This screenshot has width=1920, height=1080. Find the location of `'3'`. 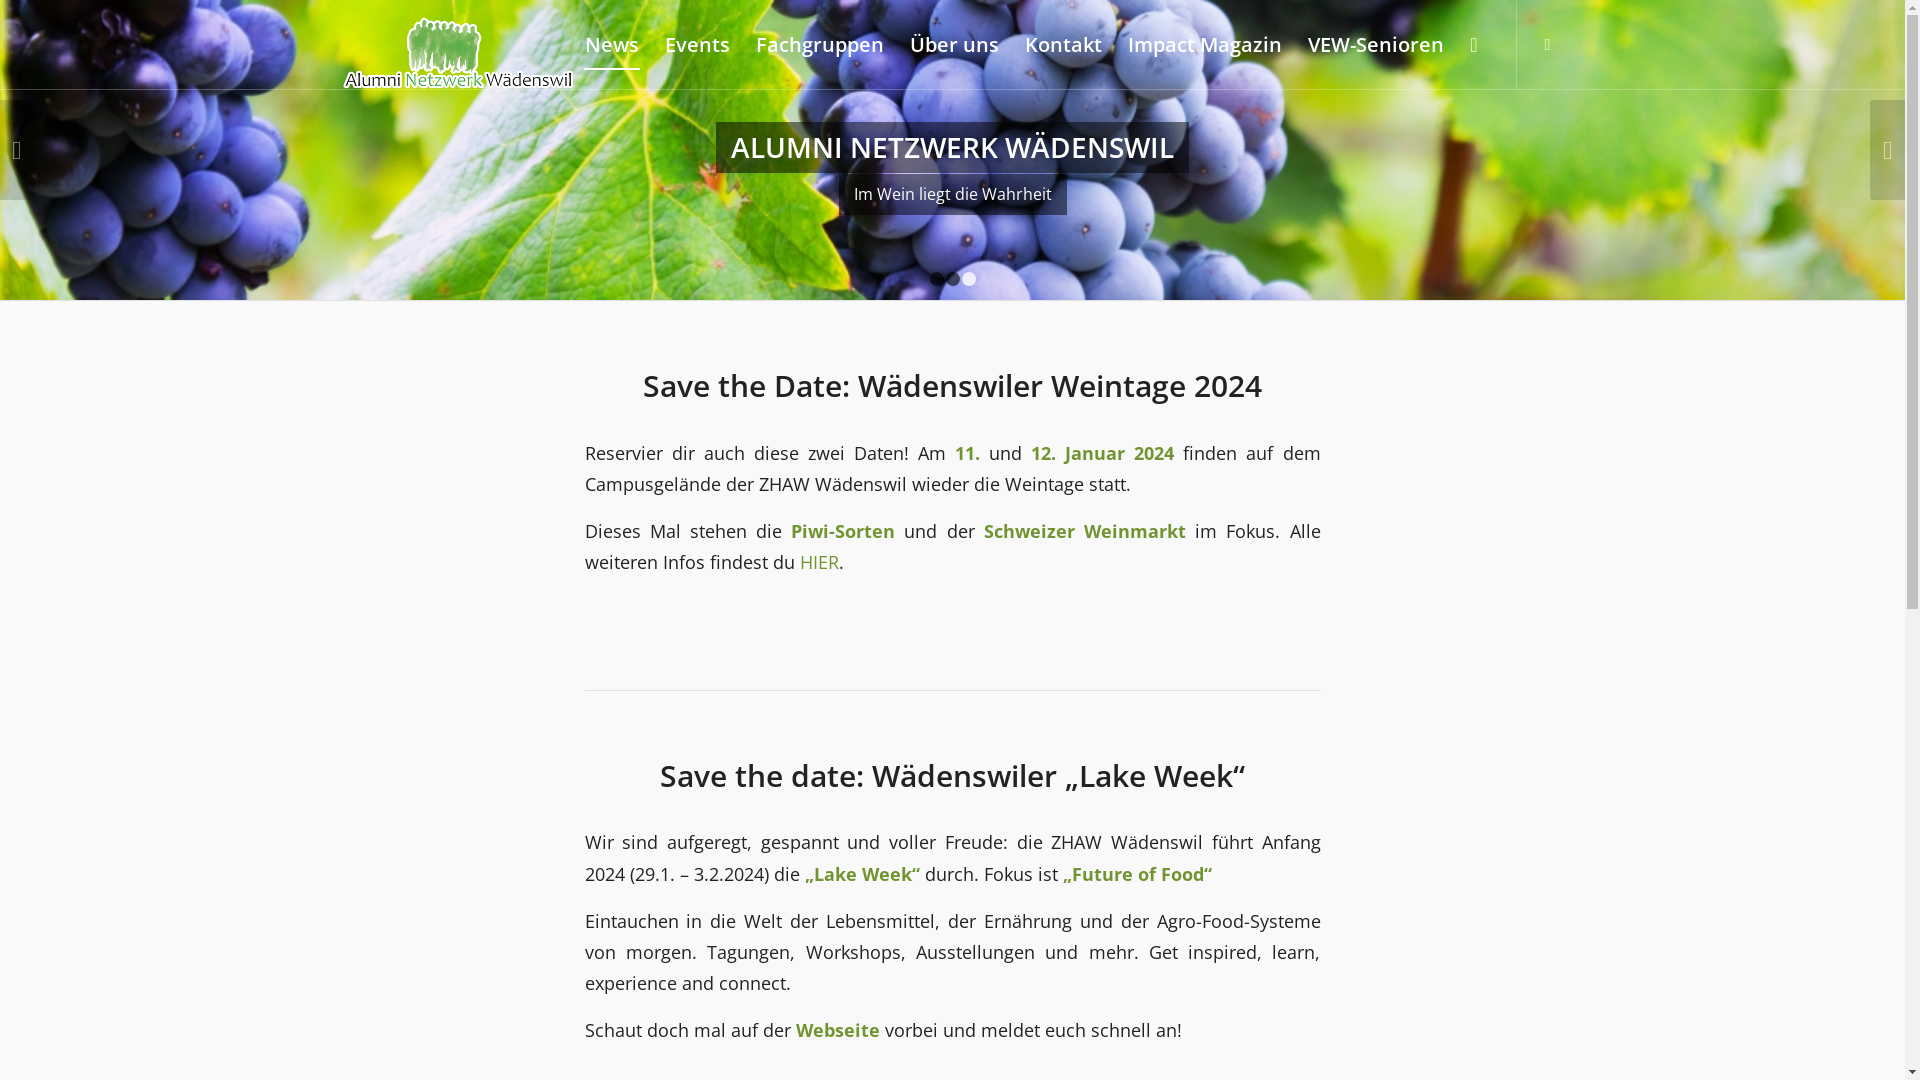

'3' is located at coordinates (969, 278).